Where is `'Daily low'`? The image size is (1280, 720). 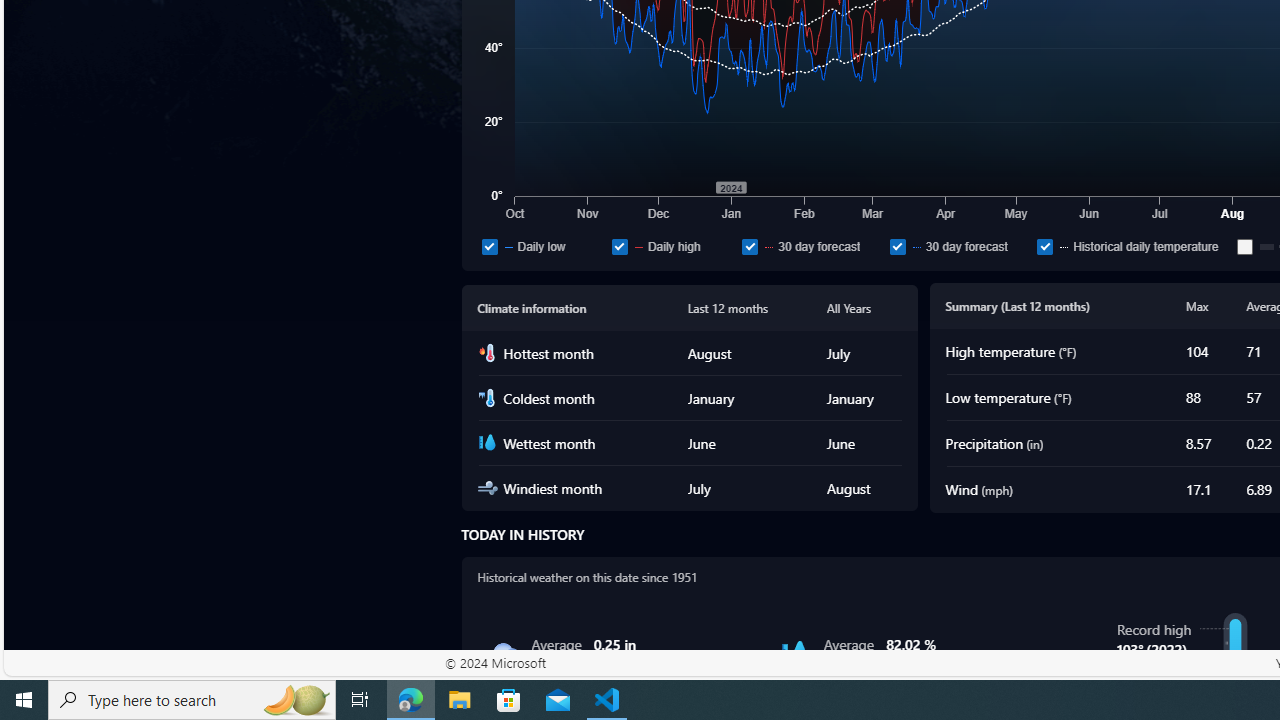 'Daily low' is located at coordinates (542, 245).